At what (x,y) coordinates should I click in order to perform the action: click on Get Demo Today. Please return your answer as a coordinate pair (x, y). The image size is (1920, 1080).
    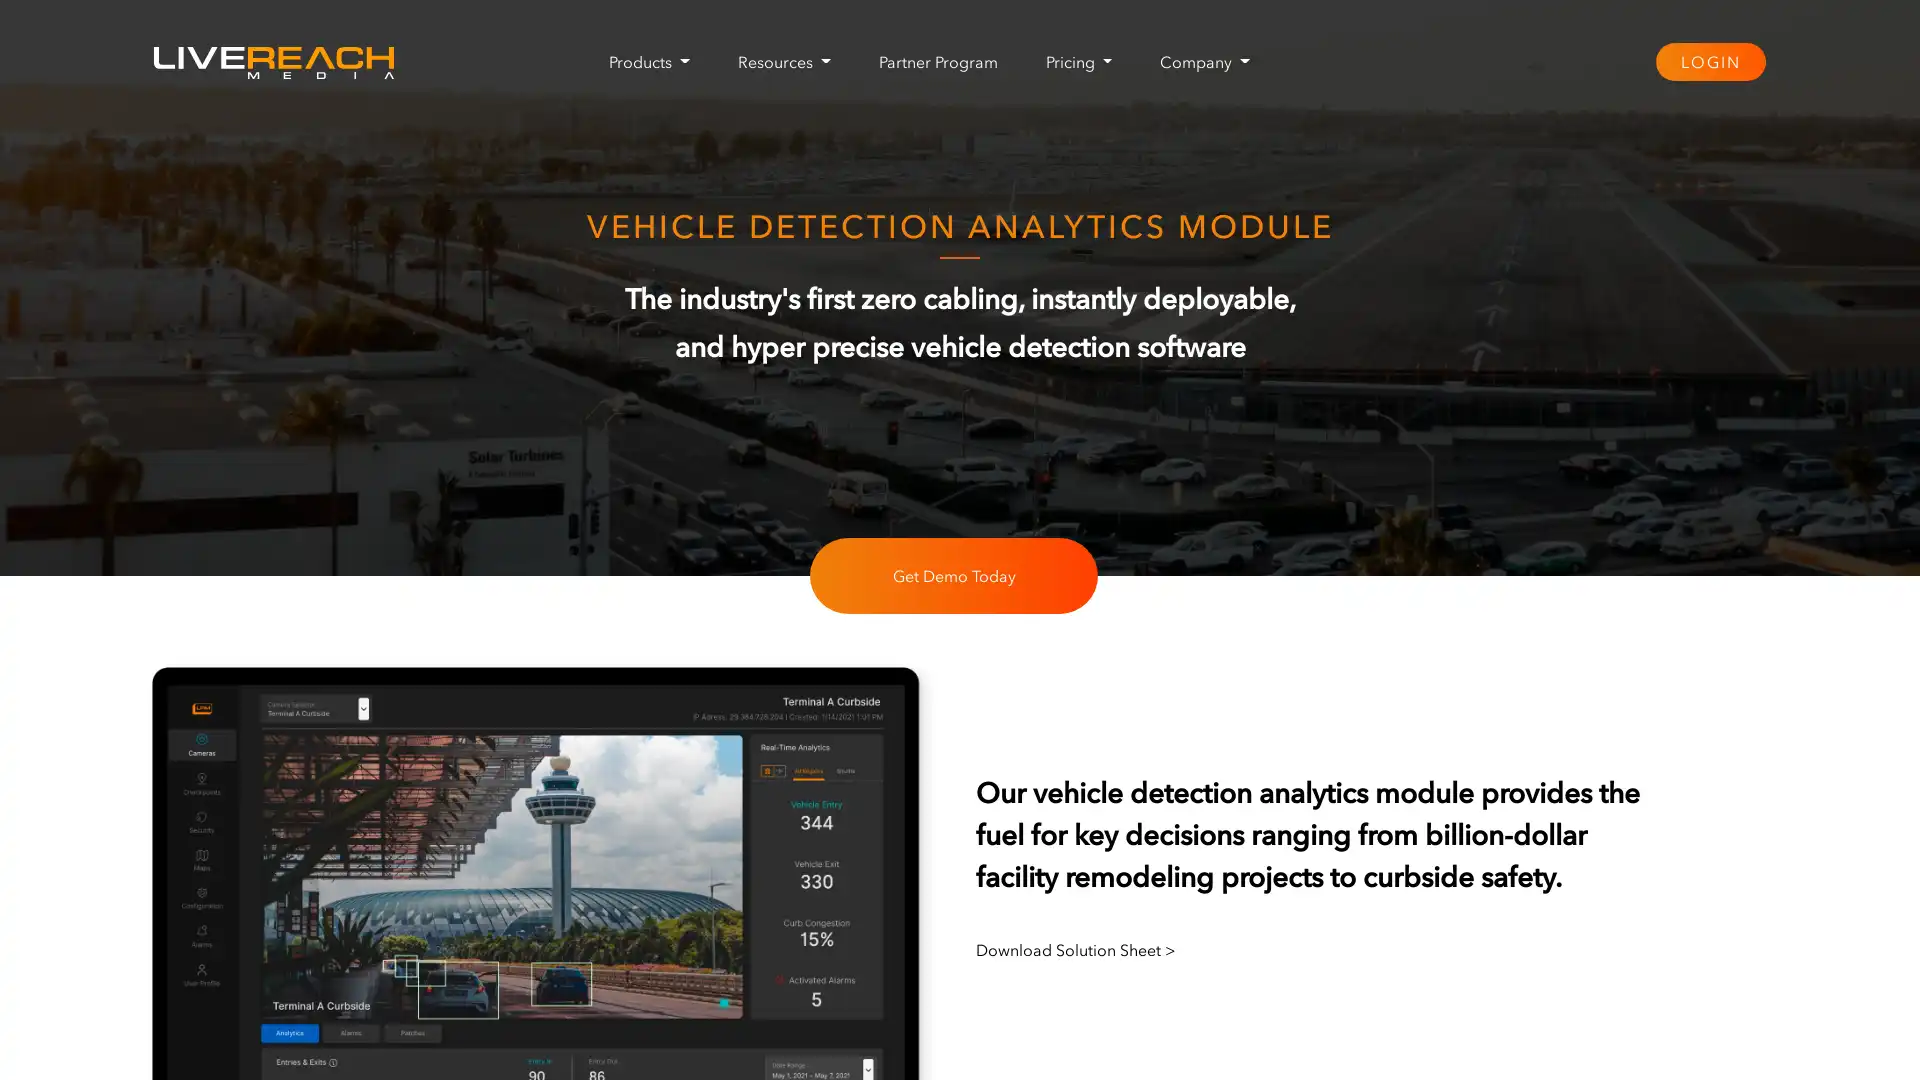
    Looking at the image, I should click on (953, 575).